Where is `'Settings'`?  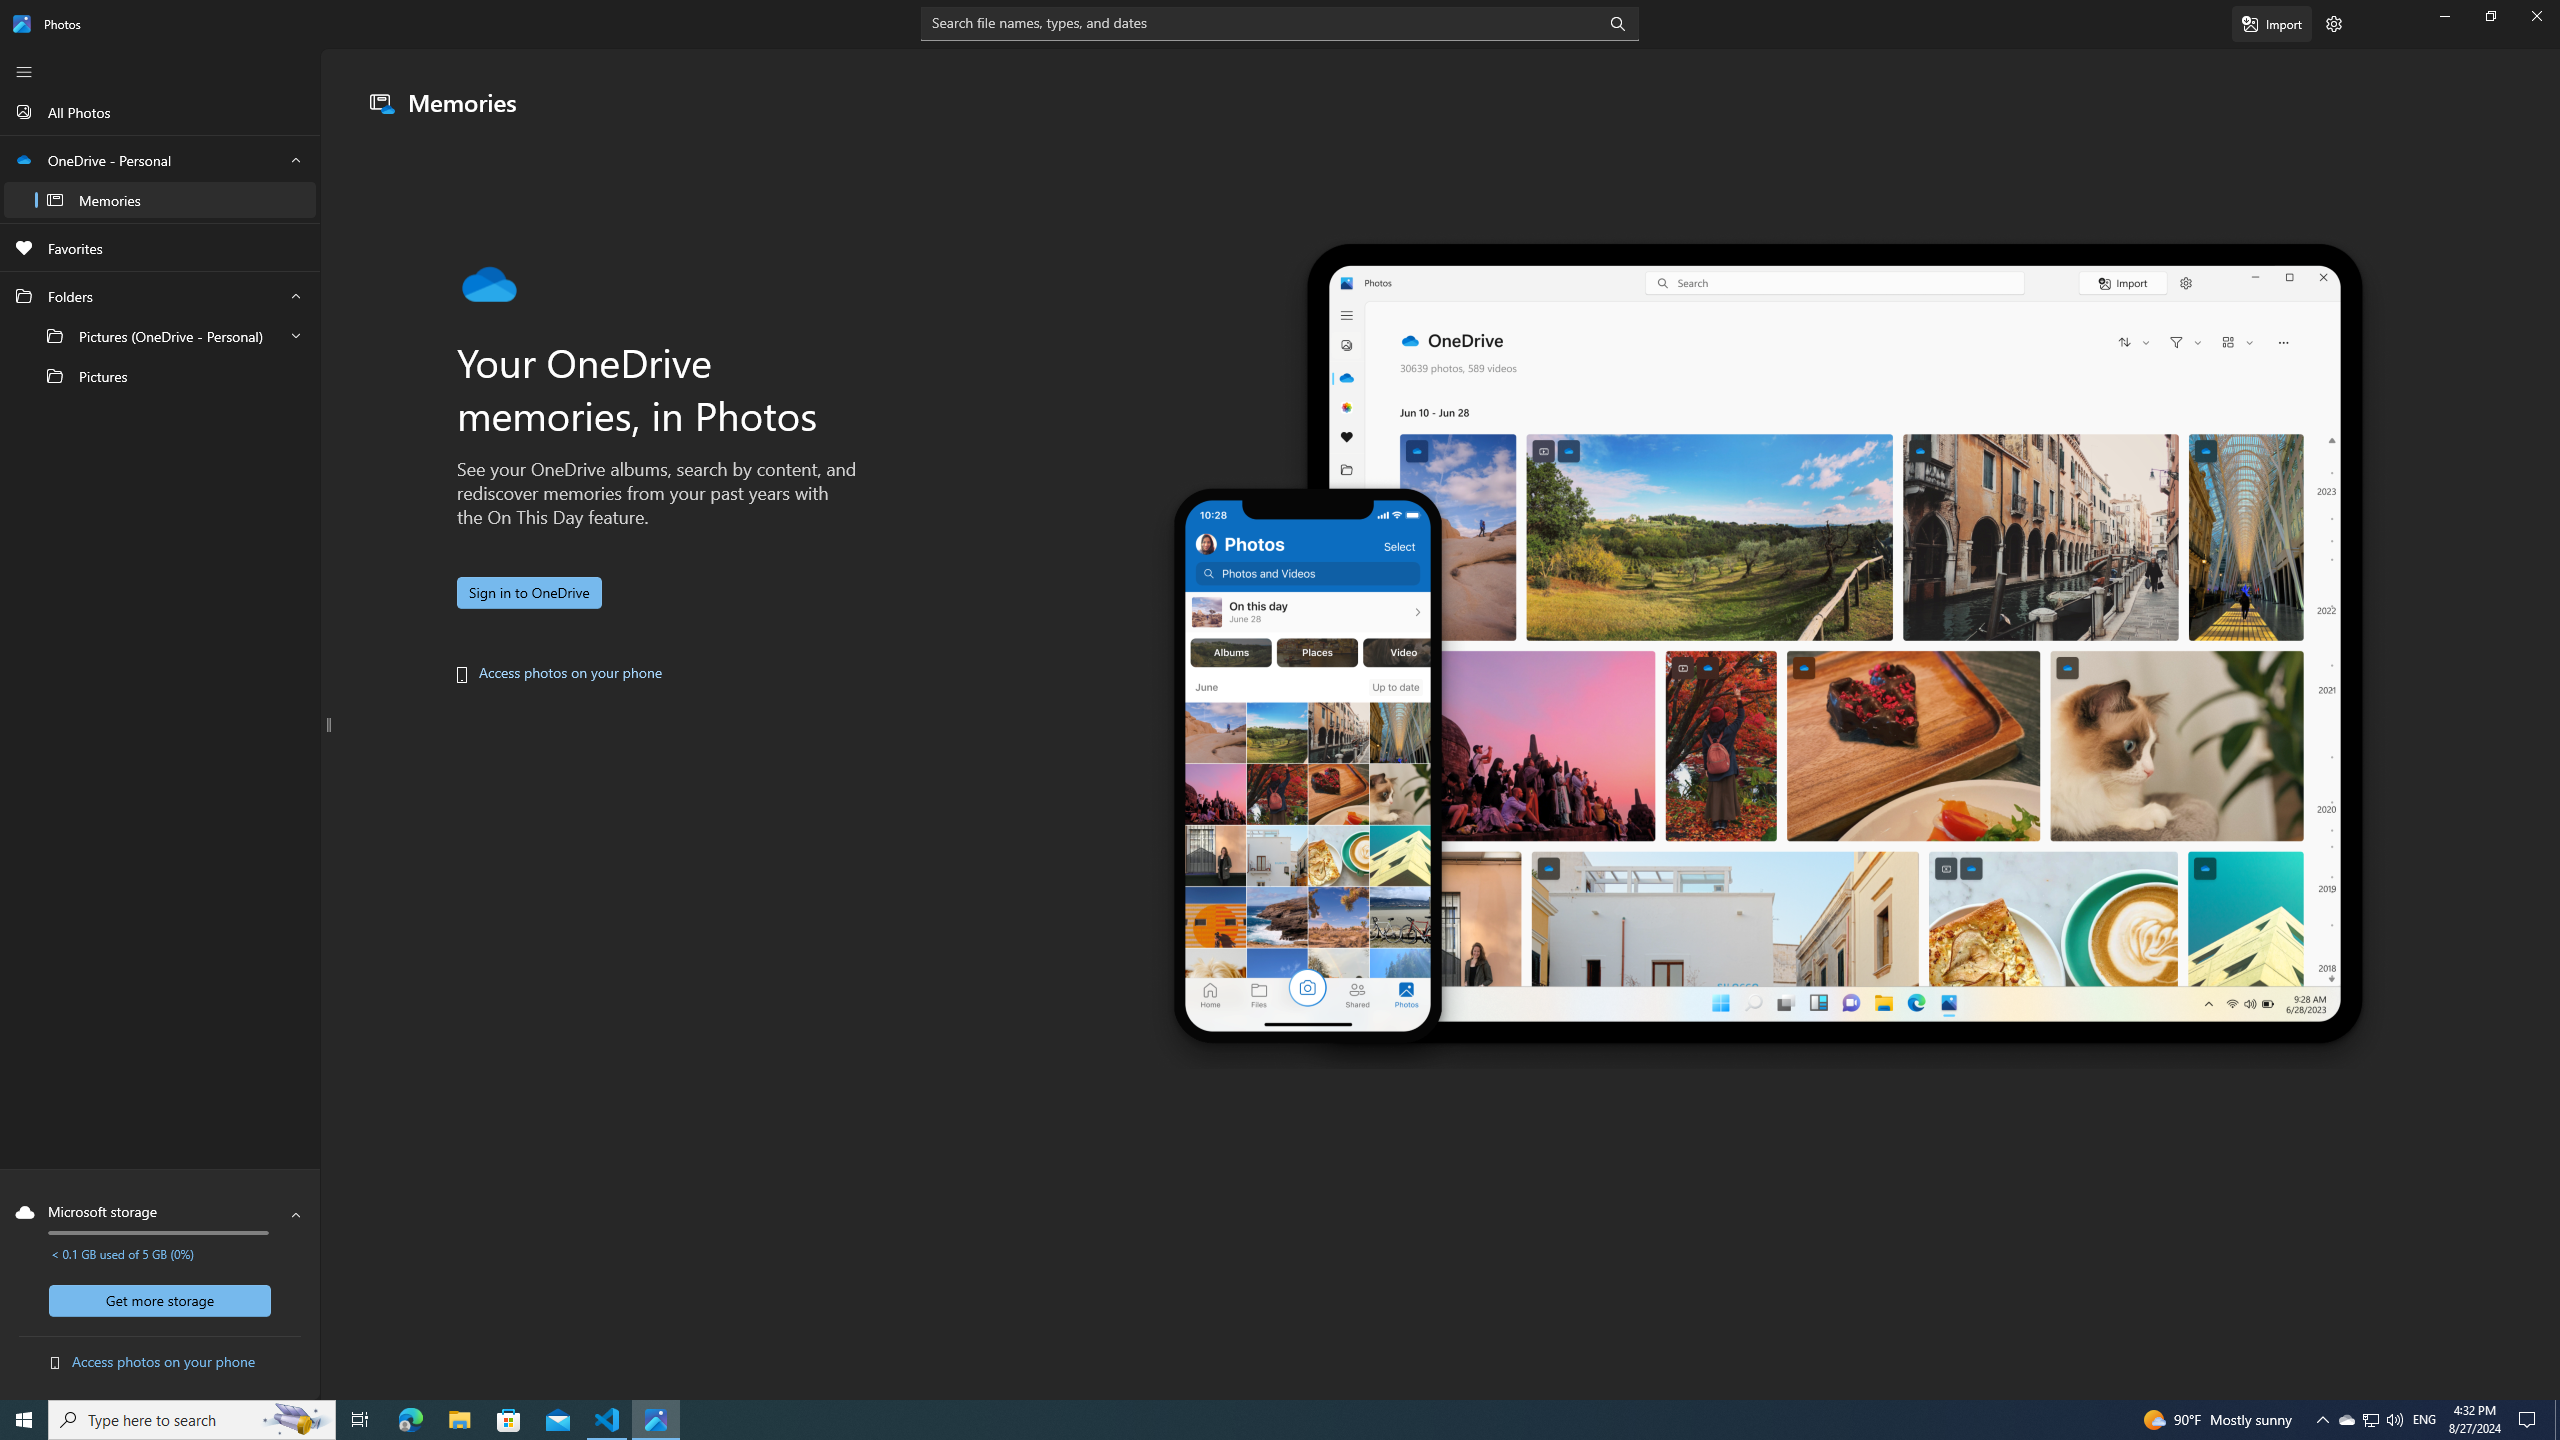 'Settings' is located at coordinates (2333, 22).